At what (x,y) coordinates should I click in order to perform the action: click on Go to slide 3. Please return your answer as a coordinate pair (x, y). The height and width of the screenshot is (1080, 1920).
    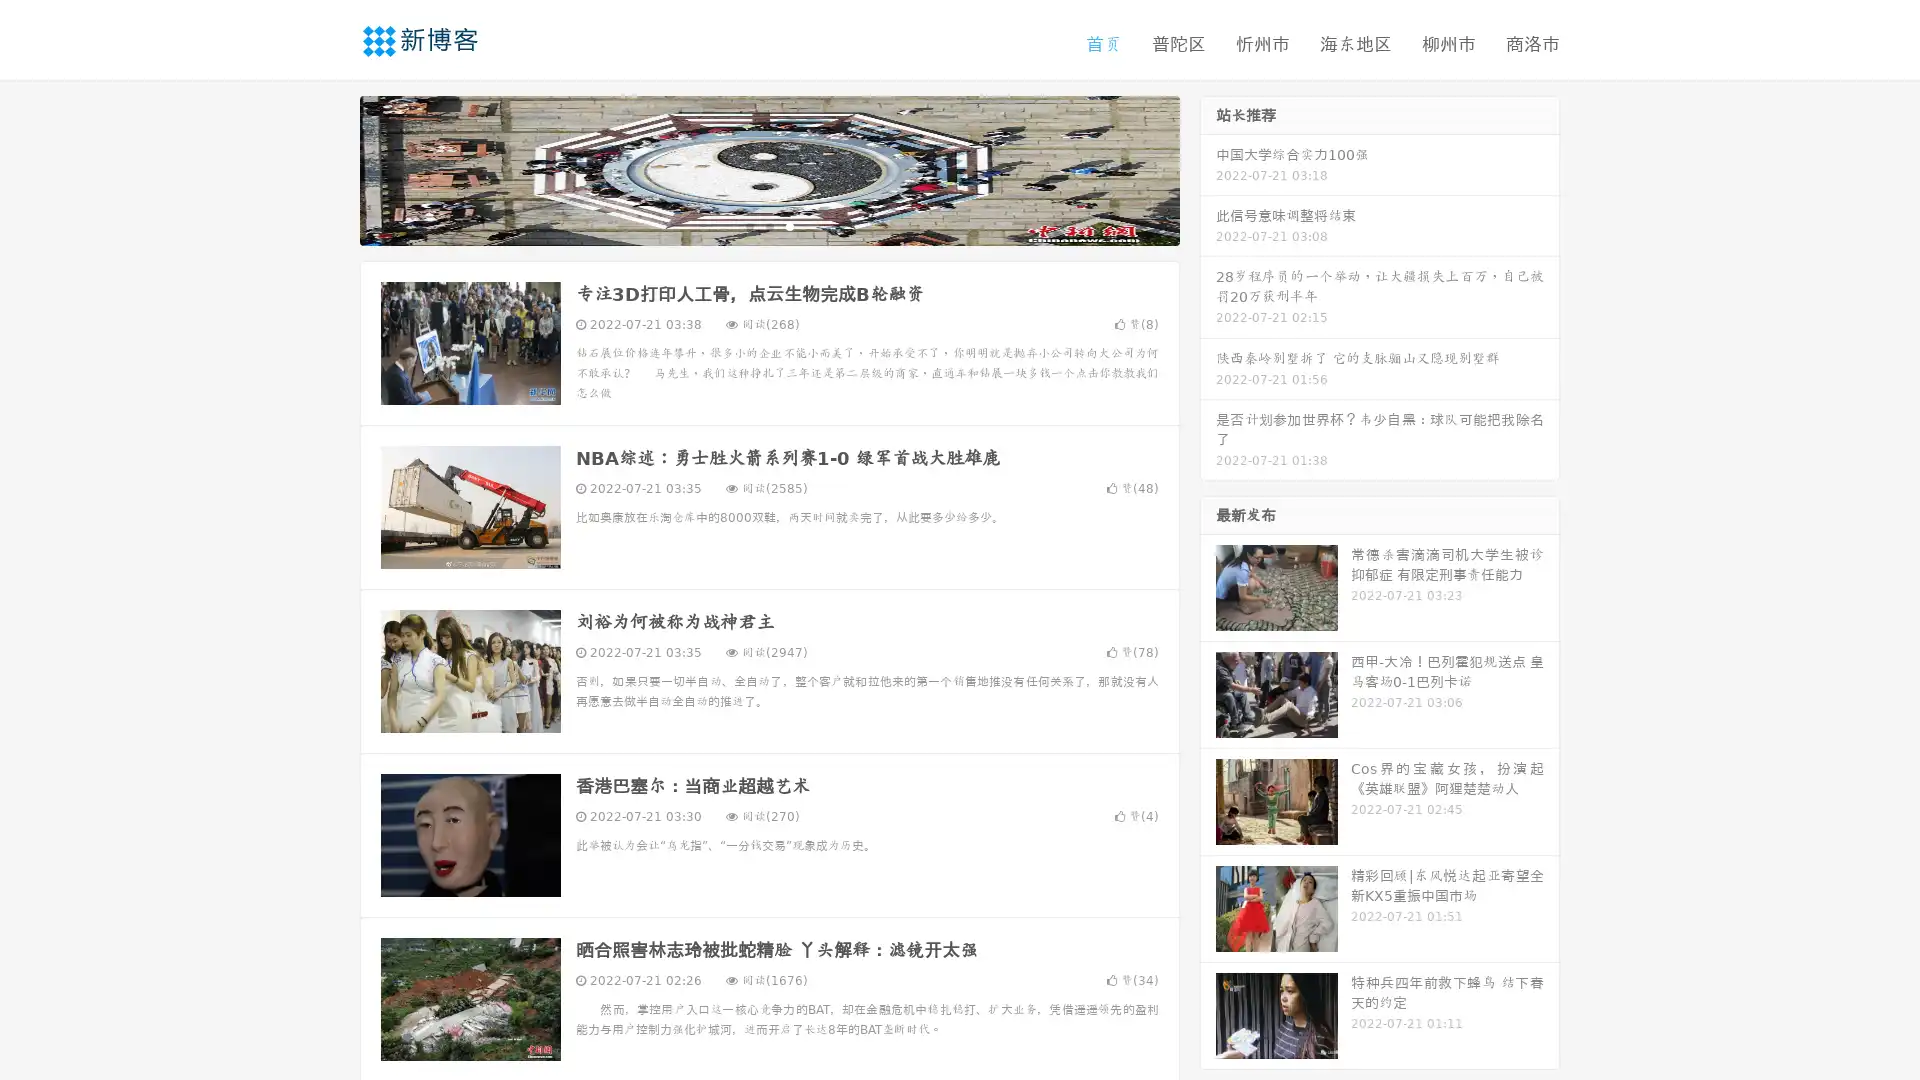
    Looking at the image, I should click on (789, 225).